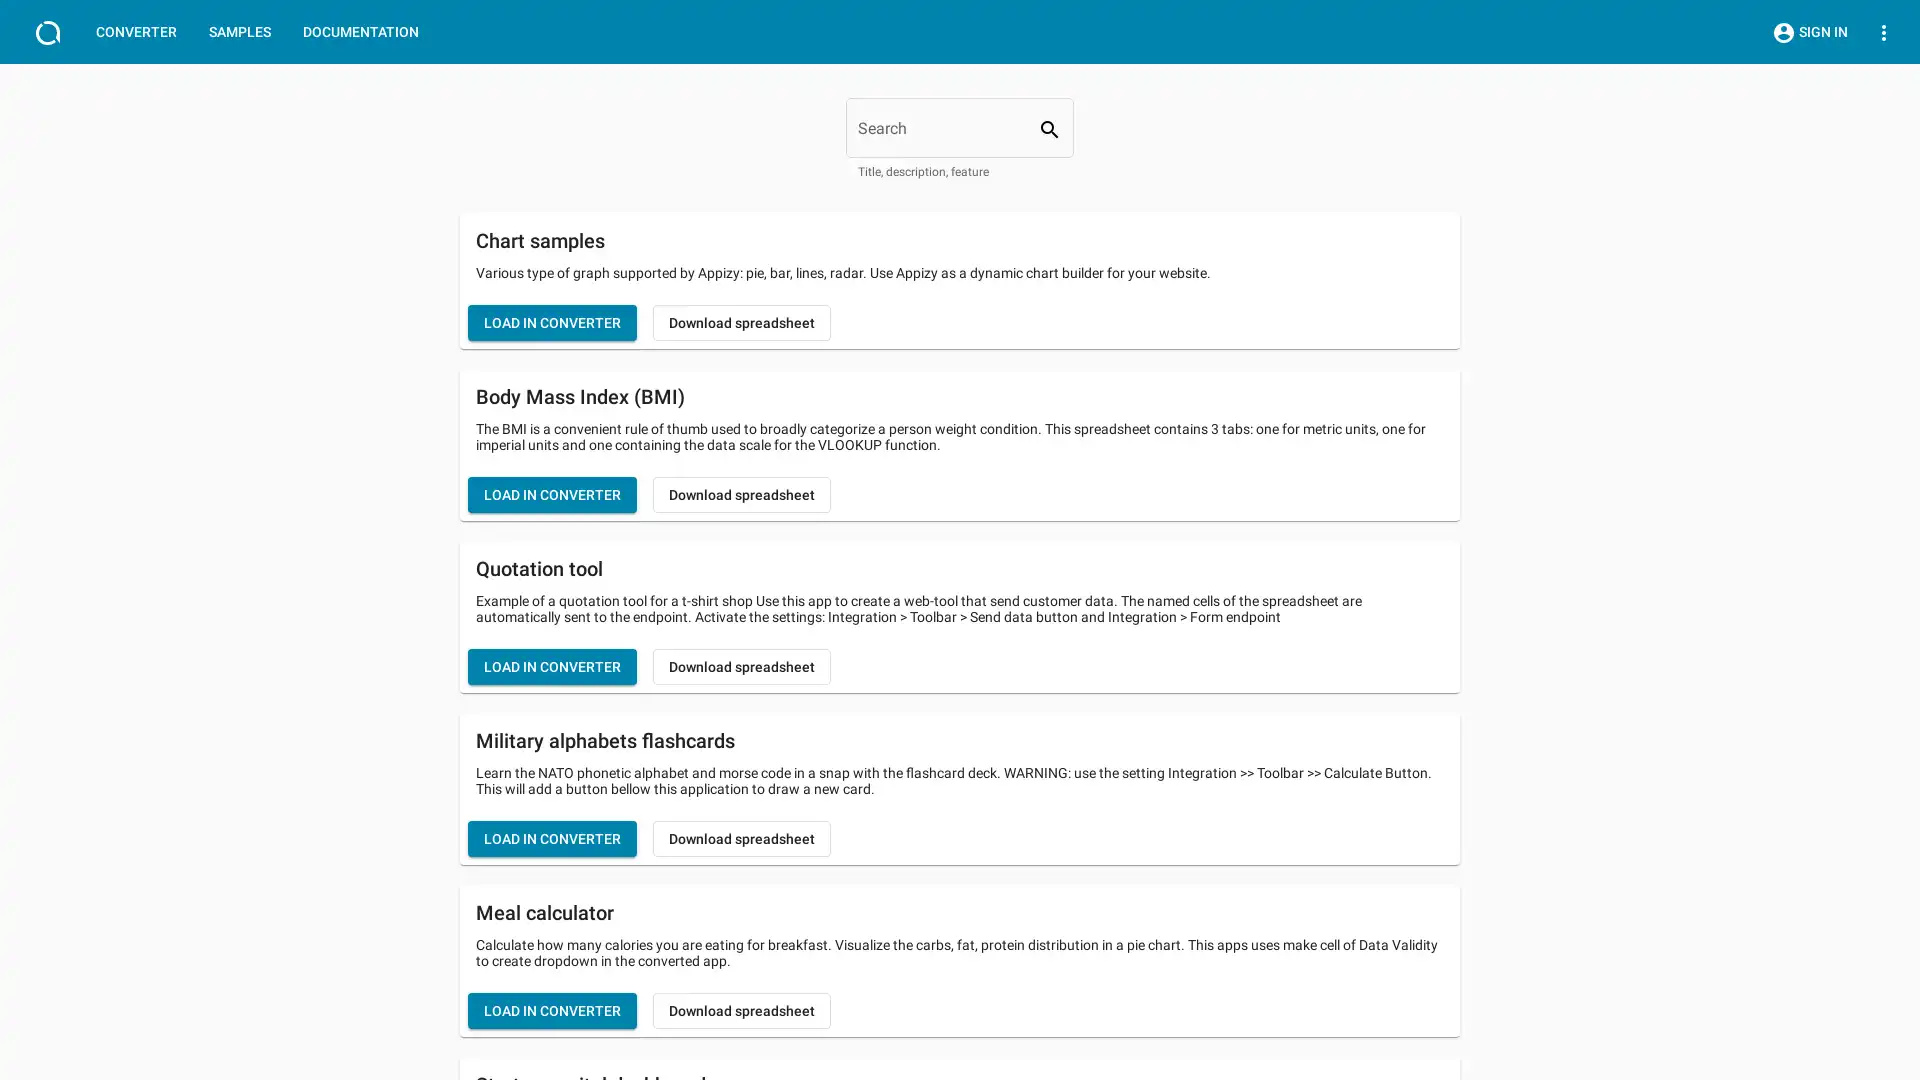  What do you see at coordinates (552, 667) in the screenshot?
I see `LOAD IN CONVERTER` at bounding box center [552, 667].